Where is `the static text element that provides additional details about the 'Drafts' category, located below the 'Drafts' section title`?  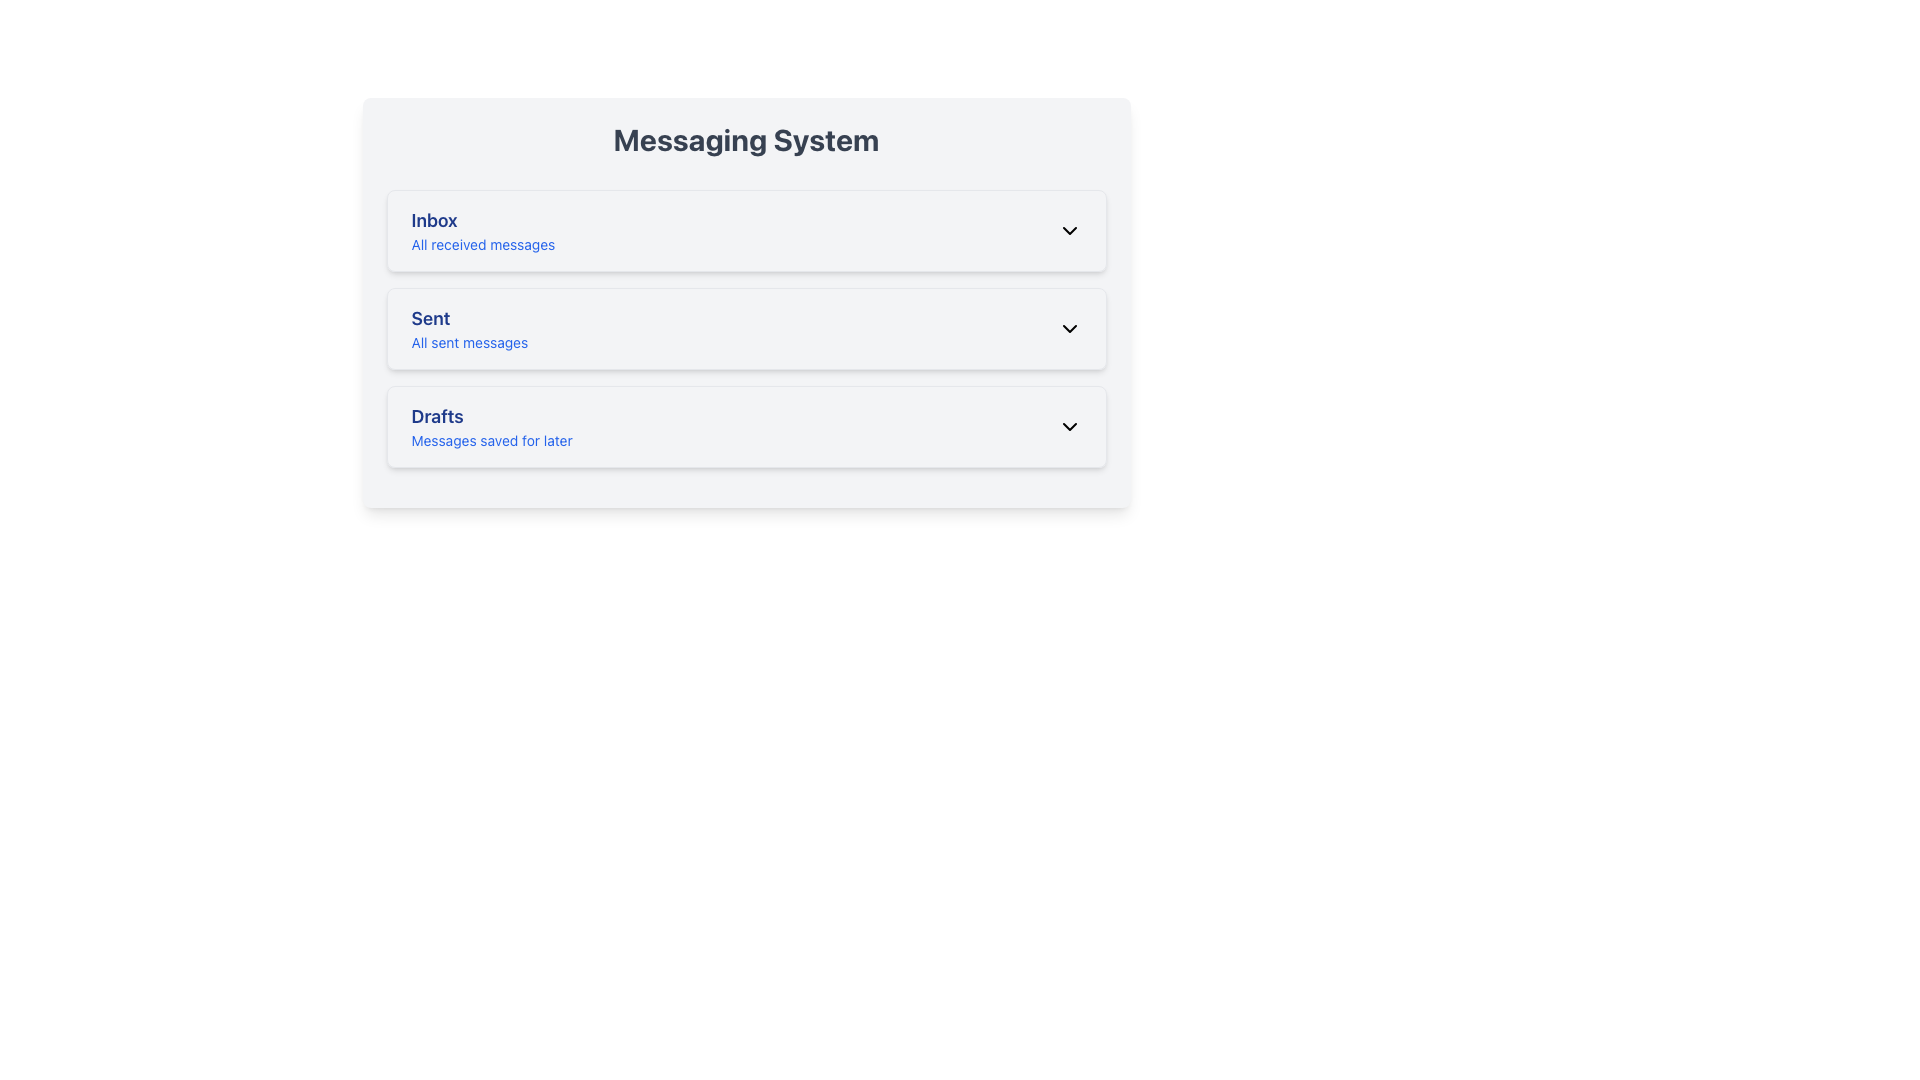 the static text element that provides additional details about the 'Drafts' category, located below the 'Drafts' section title is located at coordinates (492, 439).